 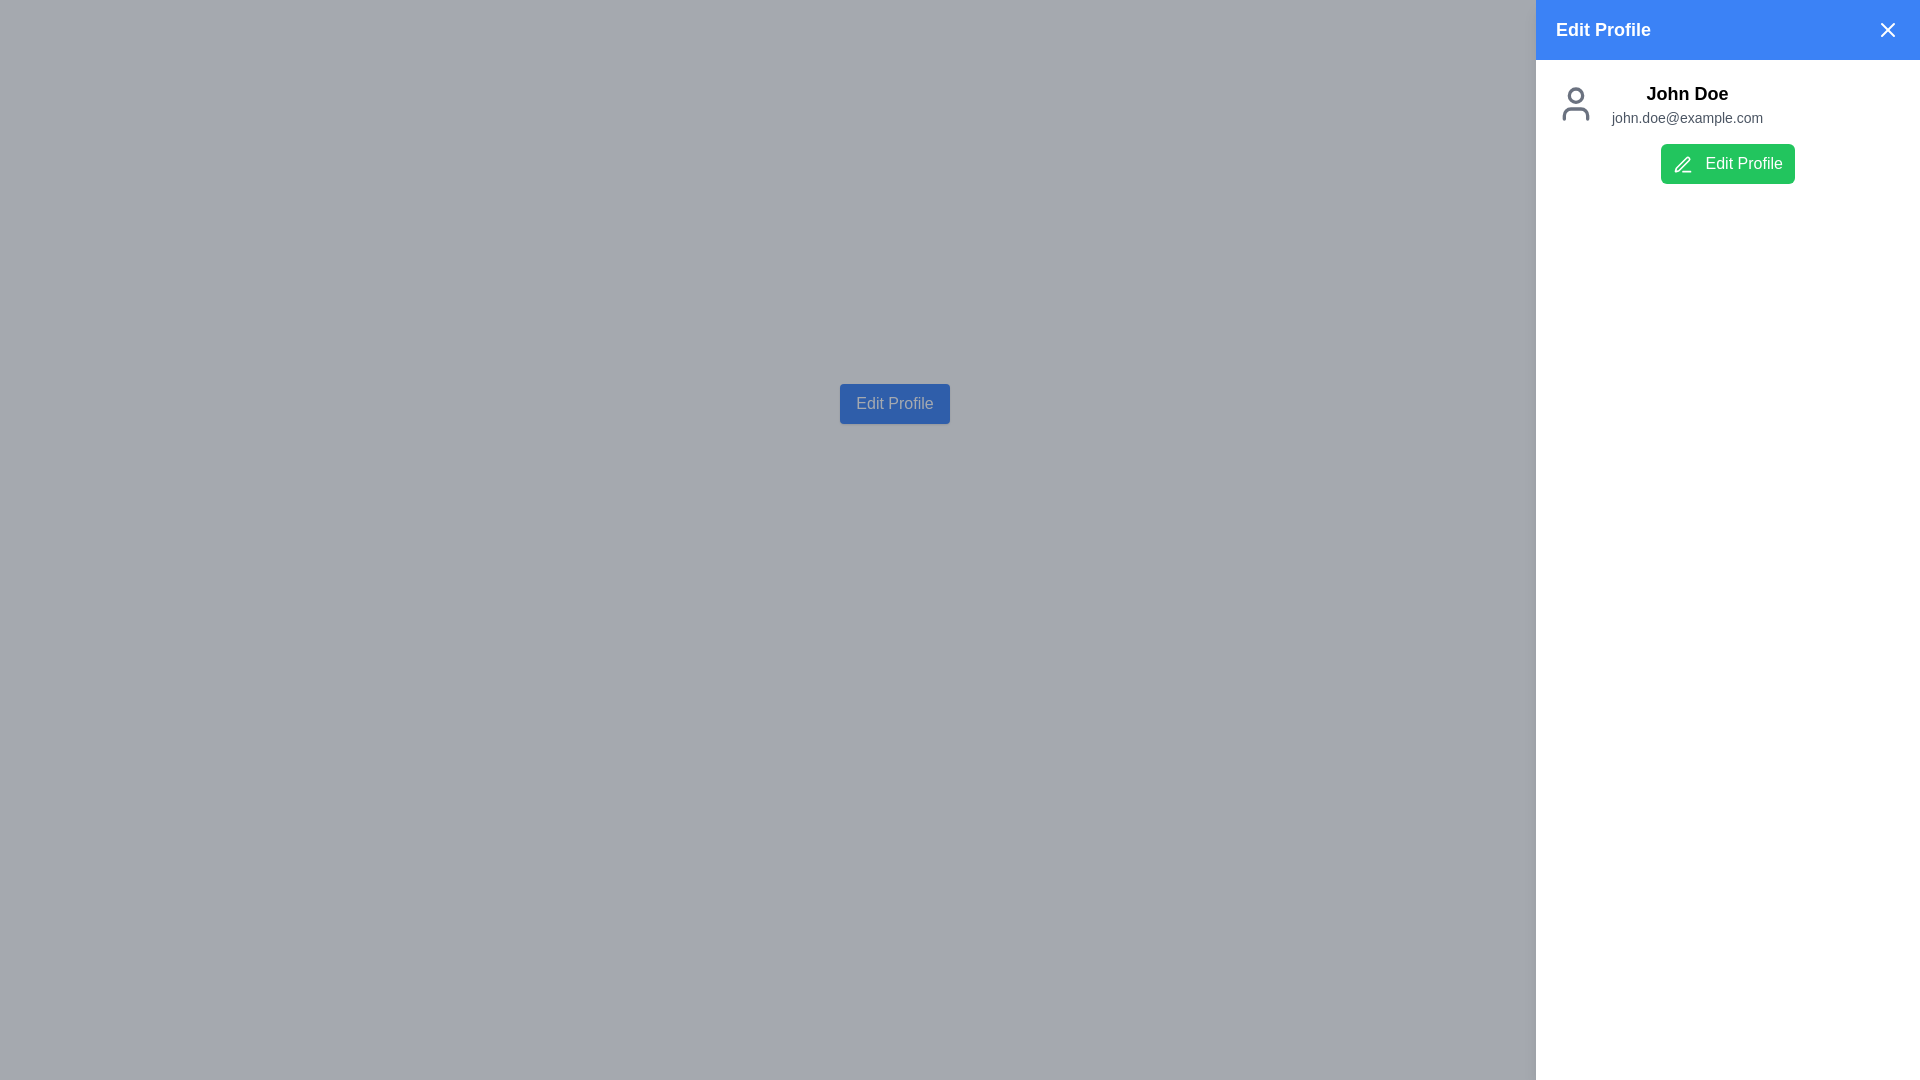 What do you see at coordinates (893, 404) in the screenshot?
I see `the 'Edit Profile' button` at bounding box center [893, 404].